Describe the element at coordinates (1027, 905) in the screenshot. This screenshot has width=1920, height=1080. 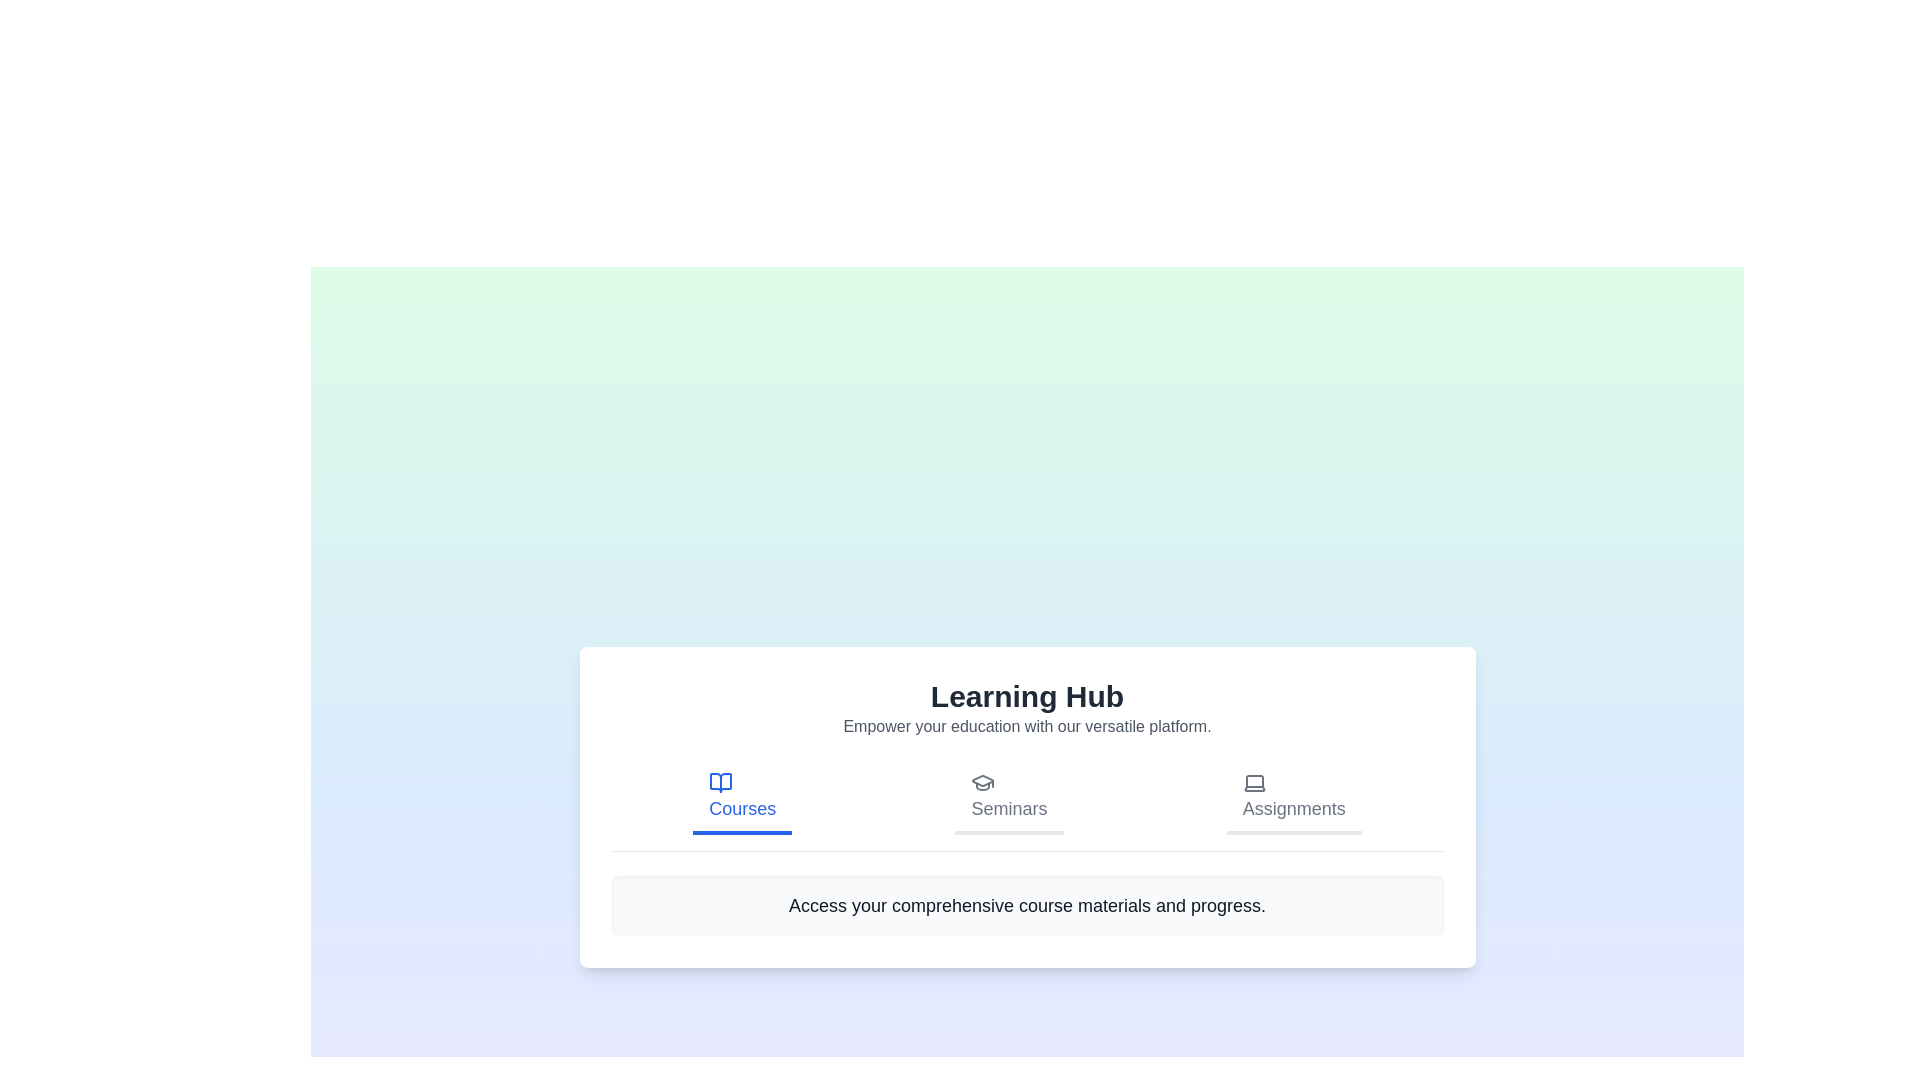
I see `the text that reads 'Access your comprehensive course materials and progress.' which is styled in medium-sized bold font and dark gray color, located in the bottom section of the main interface card` at that location.